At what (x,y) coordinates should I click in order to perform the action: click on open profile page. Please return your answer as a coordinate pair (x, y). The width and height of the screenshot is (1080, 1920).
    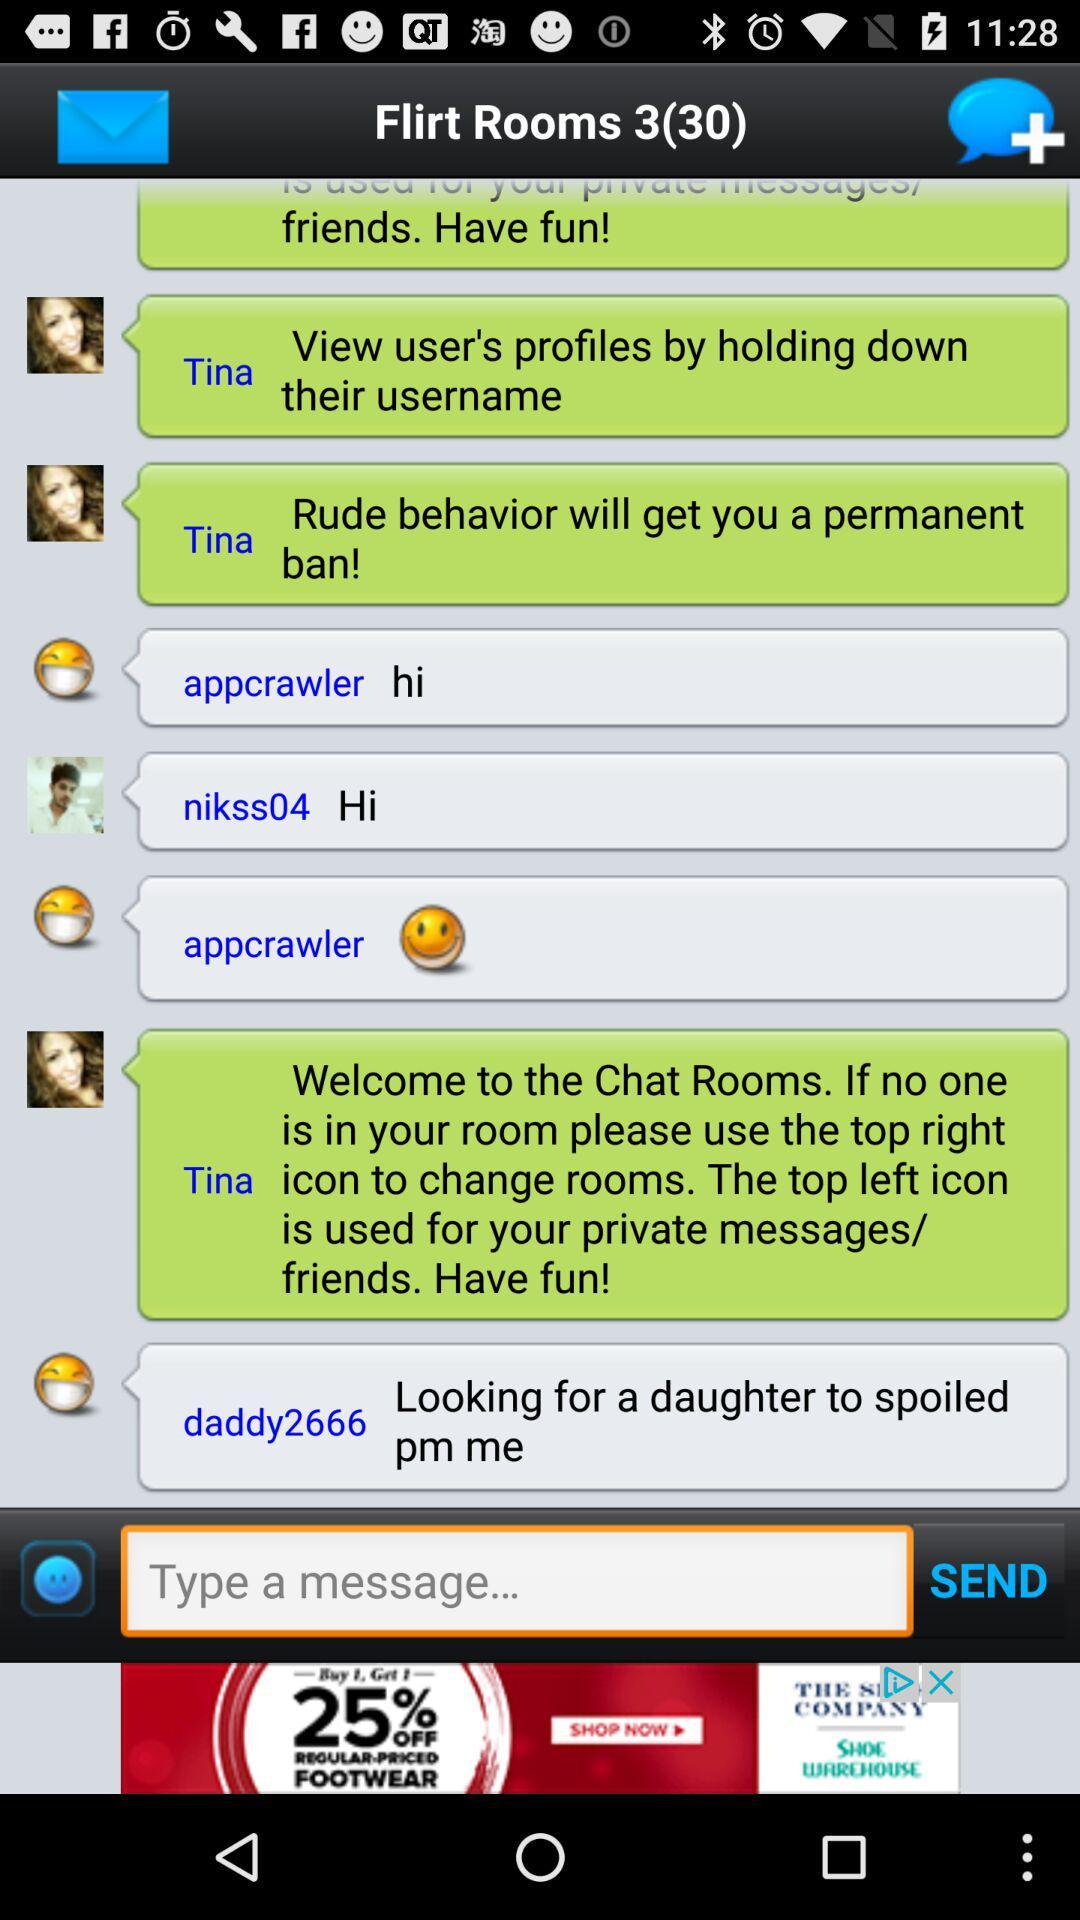
    Looking at the image, I should click on (64, 1068).